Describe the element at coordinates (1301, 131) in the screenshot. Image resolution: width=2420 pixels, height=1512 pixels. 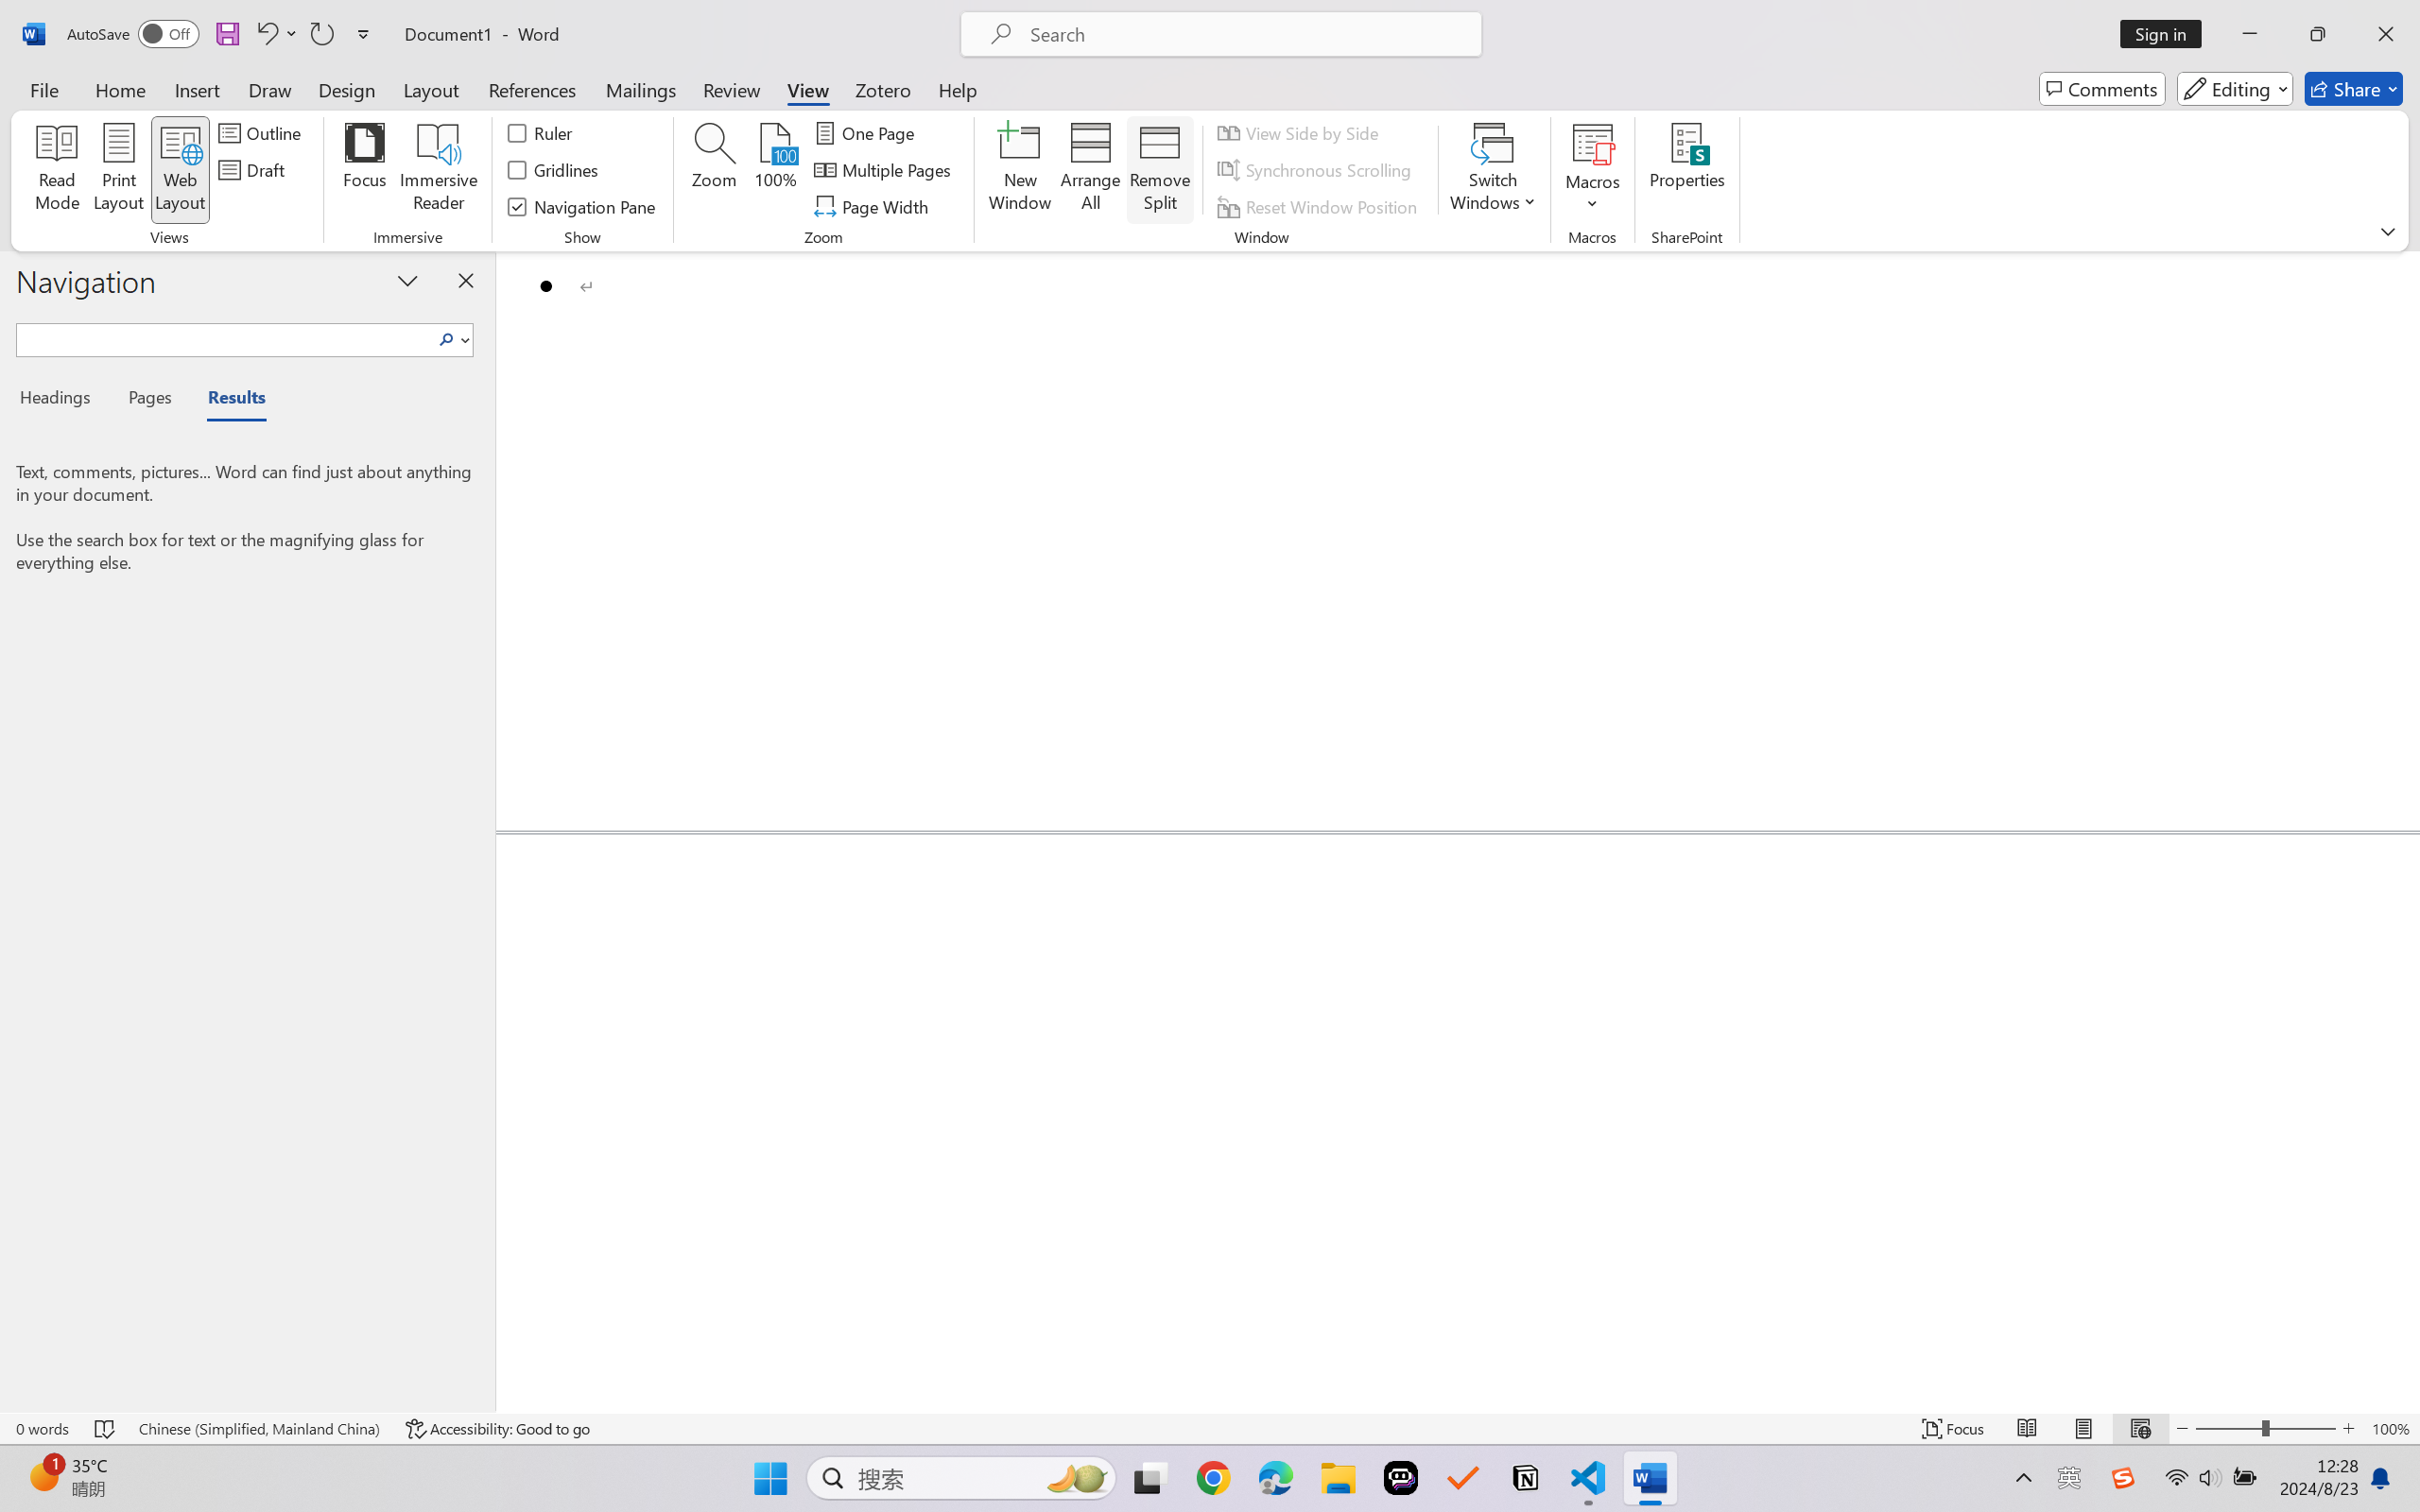
I see `'View Side by Side'` at that location.